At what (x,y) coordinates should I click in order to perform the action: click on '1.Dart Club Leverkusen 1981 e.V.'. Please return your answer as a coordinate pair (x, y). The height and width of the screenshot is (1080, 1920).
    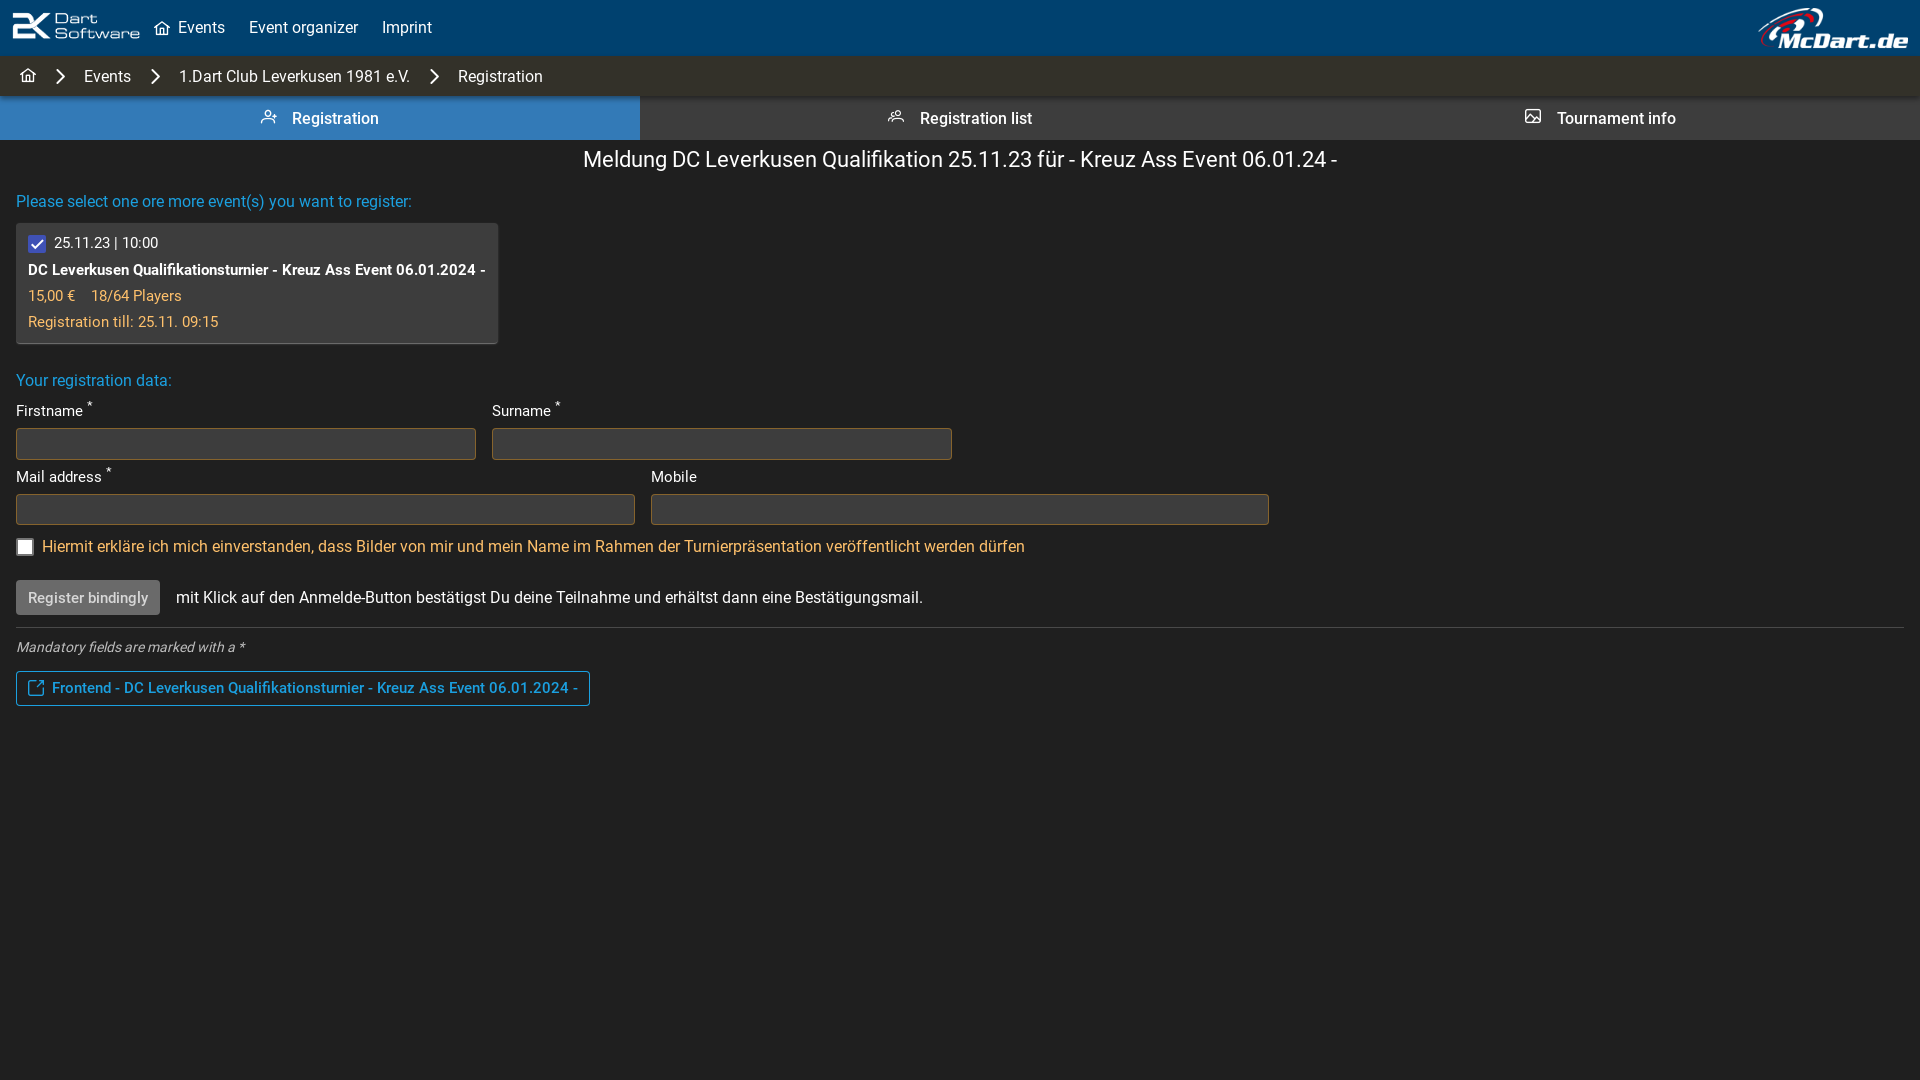
    Looking at the image, I should click on (293, 74).